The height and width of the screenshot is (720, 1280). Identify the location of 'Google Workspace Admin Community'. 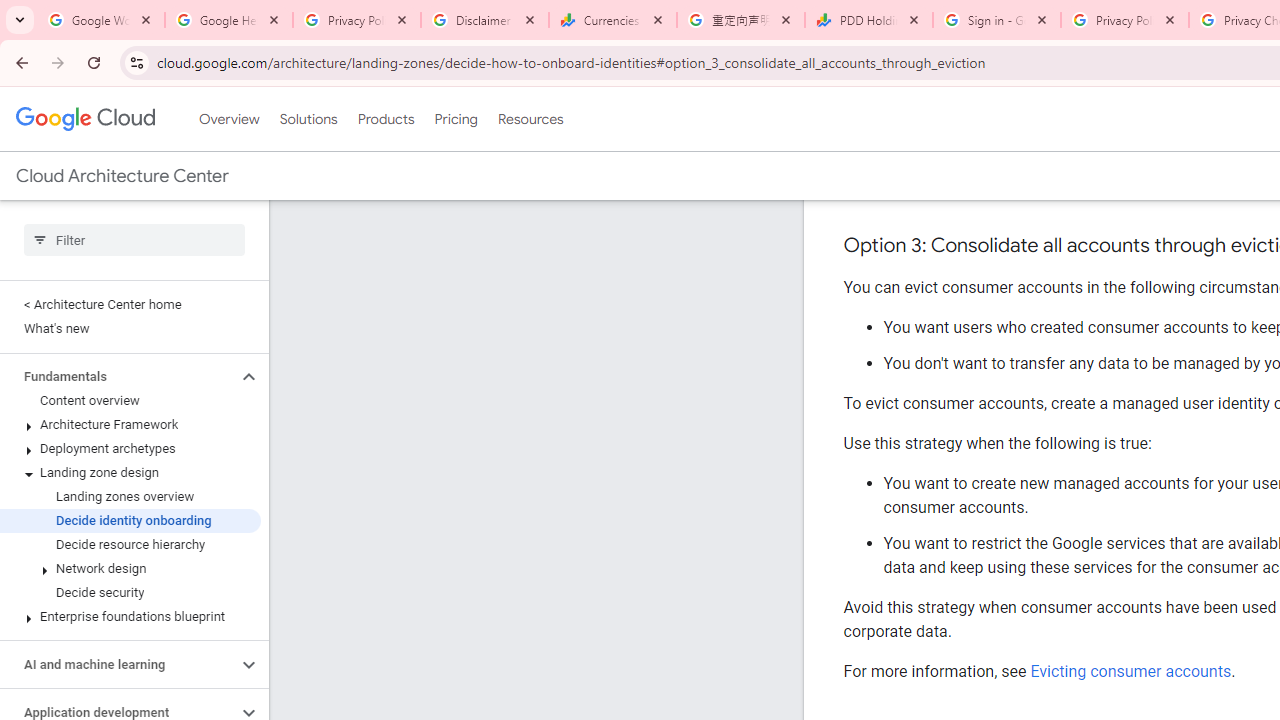
(100, 20).